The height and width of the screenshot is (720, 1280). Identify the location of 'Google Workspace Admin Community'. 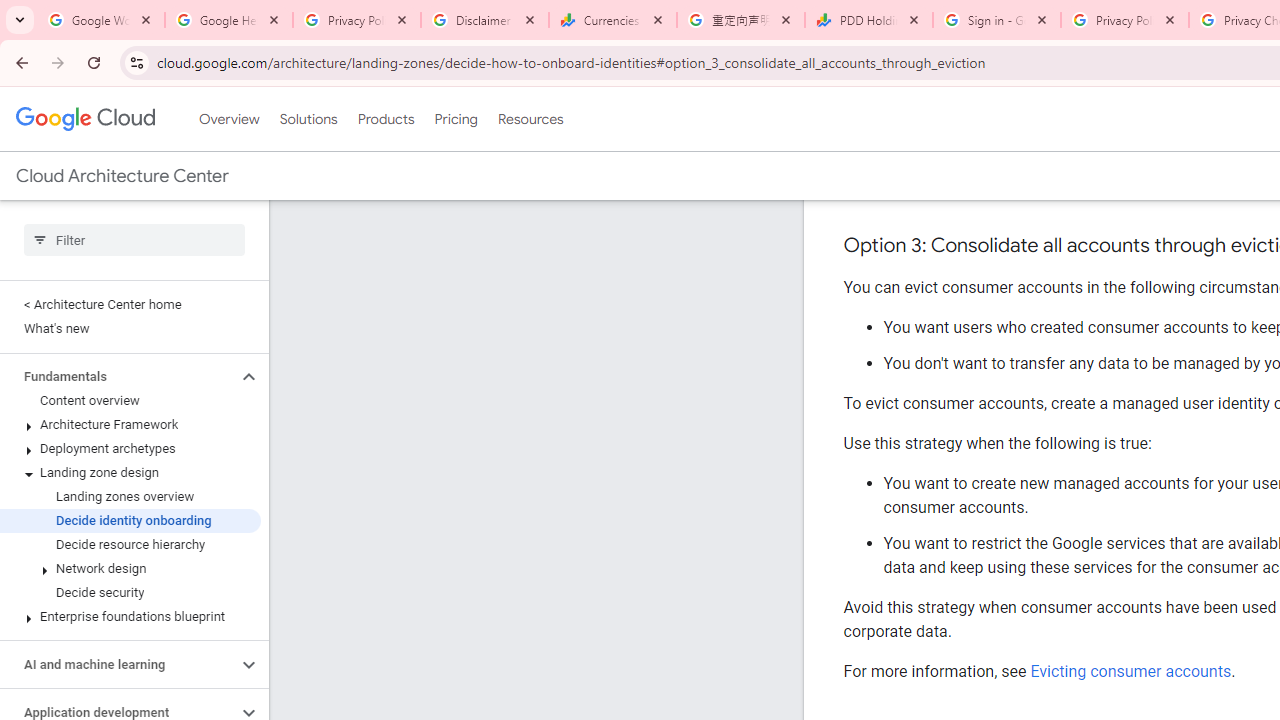
(100, 20).